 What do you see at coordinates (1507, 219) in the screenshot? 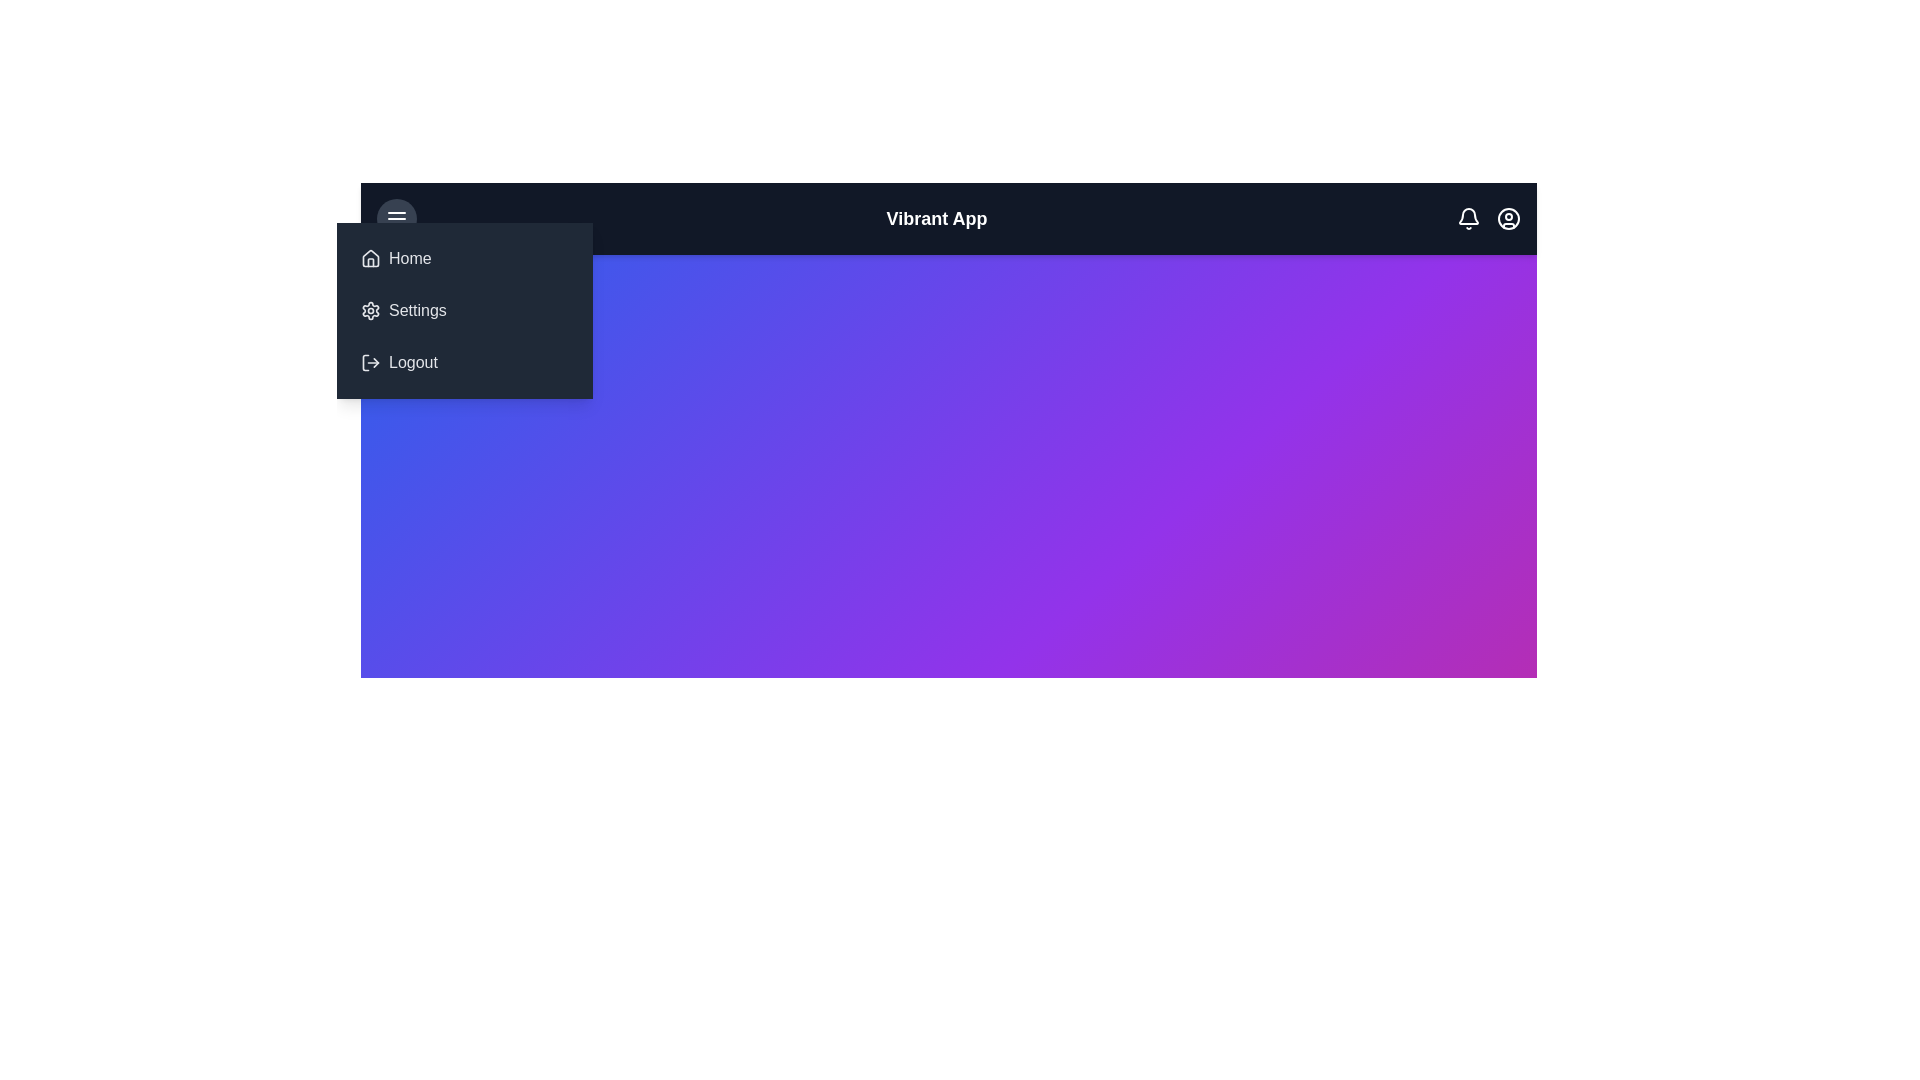
I see `the user profile icon located at the top-right corner of the app bar` at bounding box center [1507, 219].